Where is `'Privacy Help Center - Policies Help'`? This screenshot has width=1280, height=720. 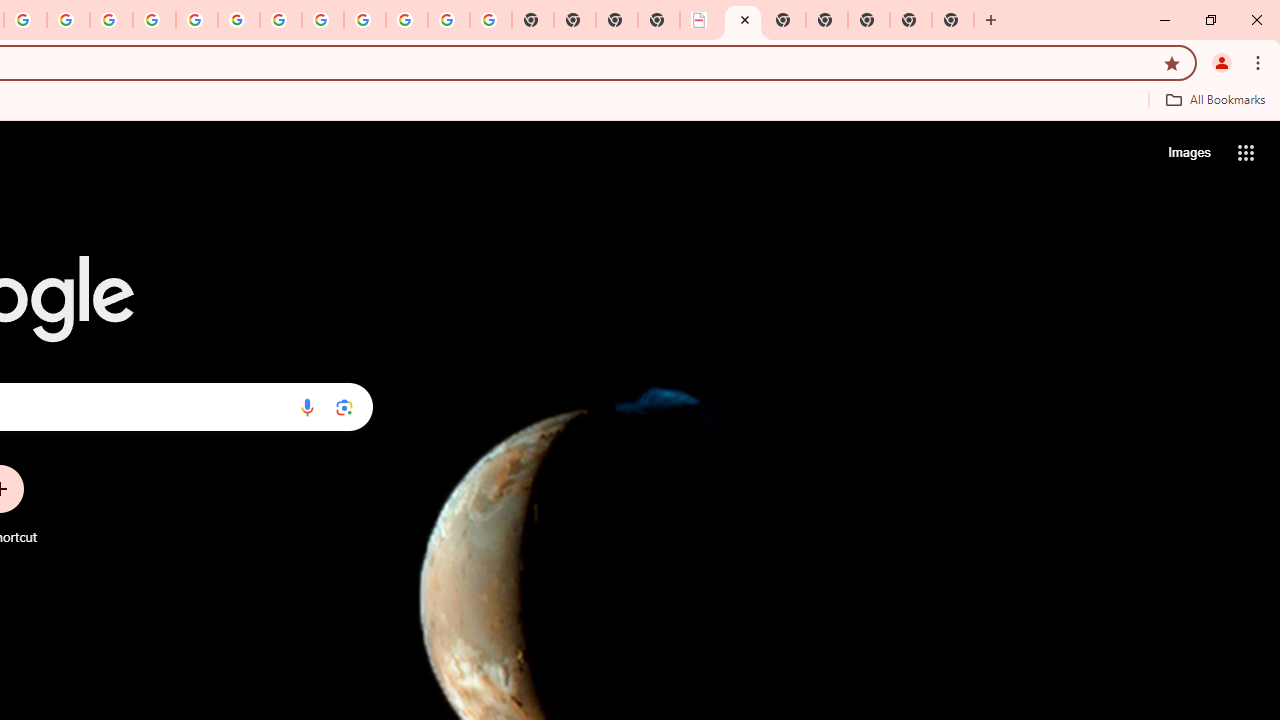 'Privacy Help Center - Policies Help' is located at coordinates (110, 20).